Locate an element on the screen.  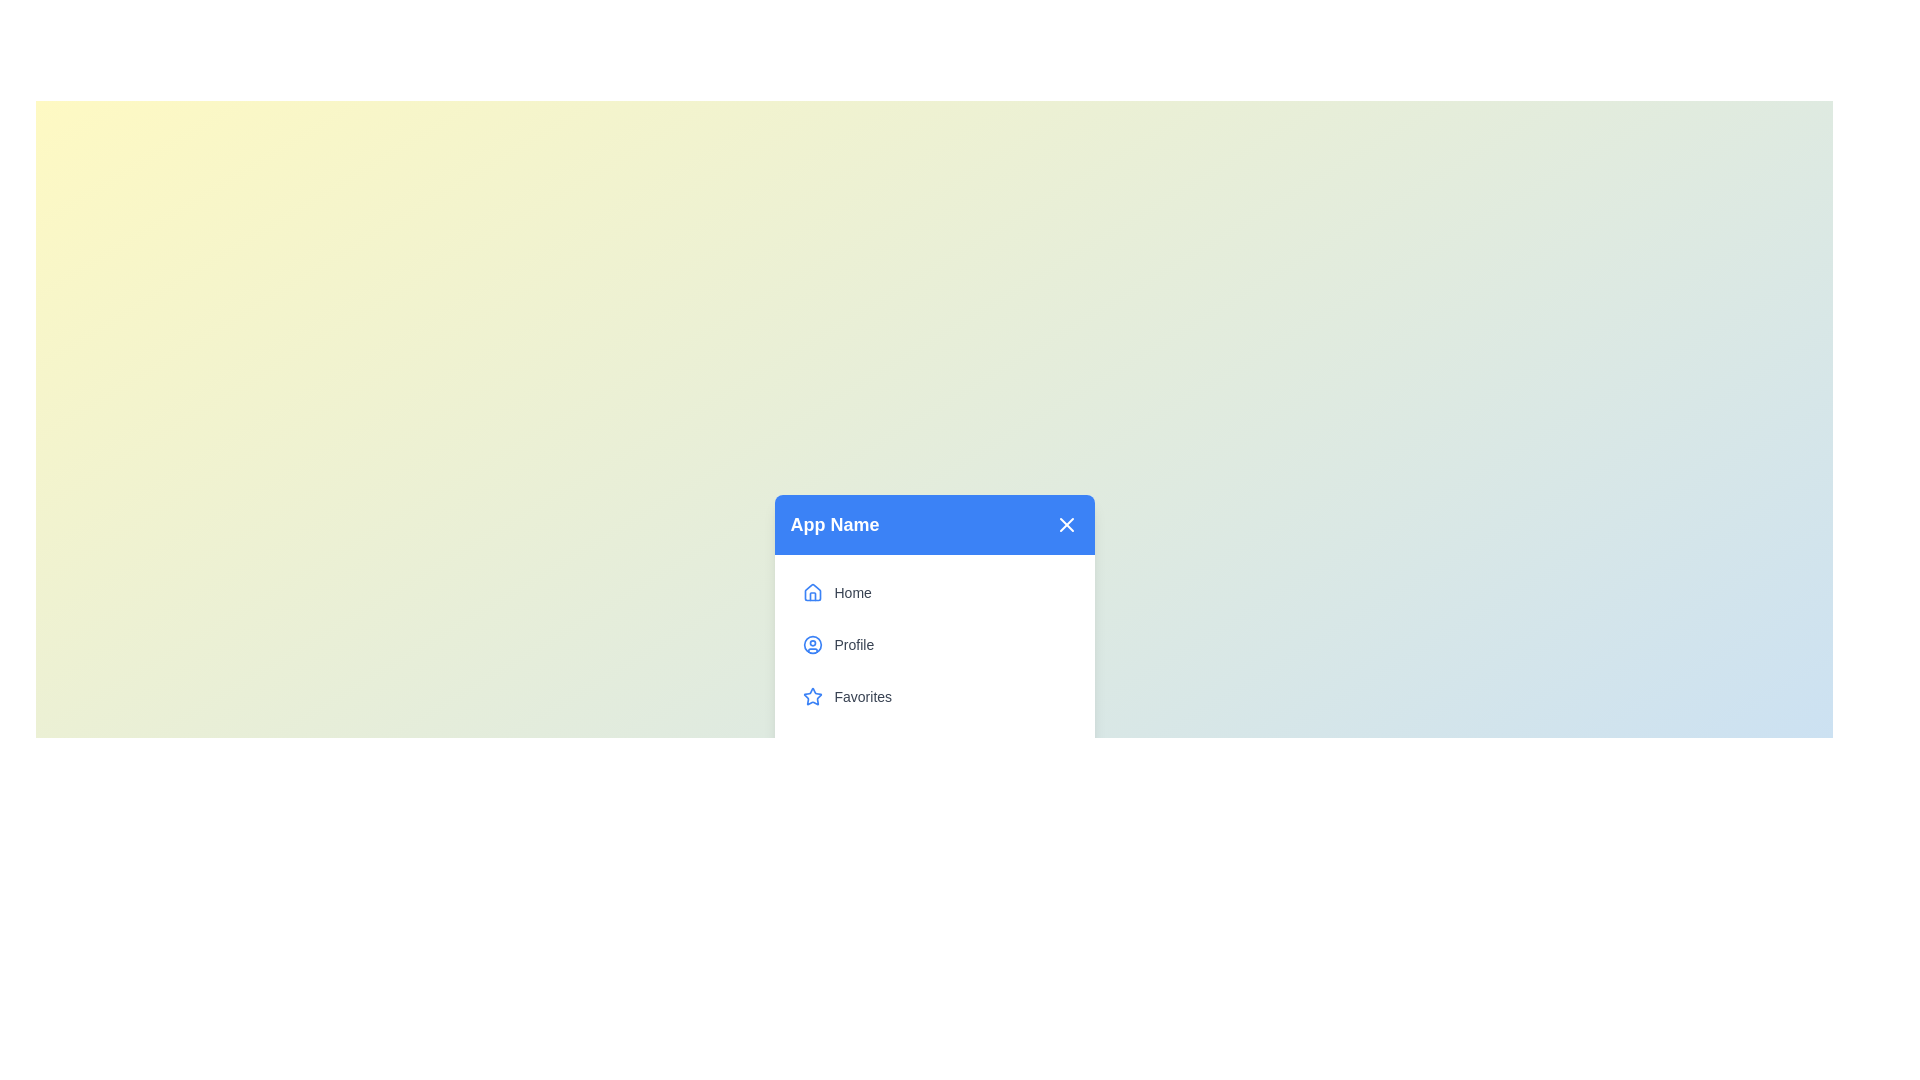
the menu item labeled Home to trigger its associated action is located at coordinates (933, 592).